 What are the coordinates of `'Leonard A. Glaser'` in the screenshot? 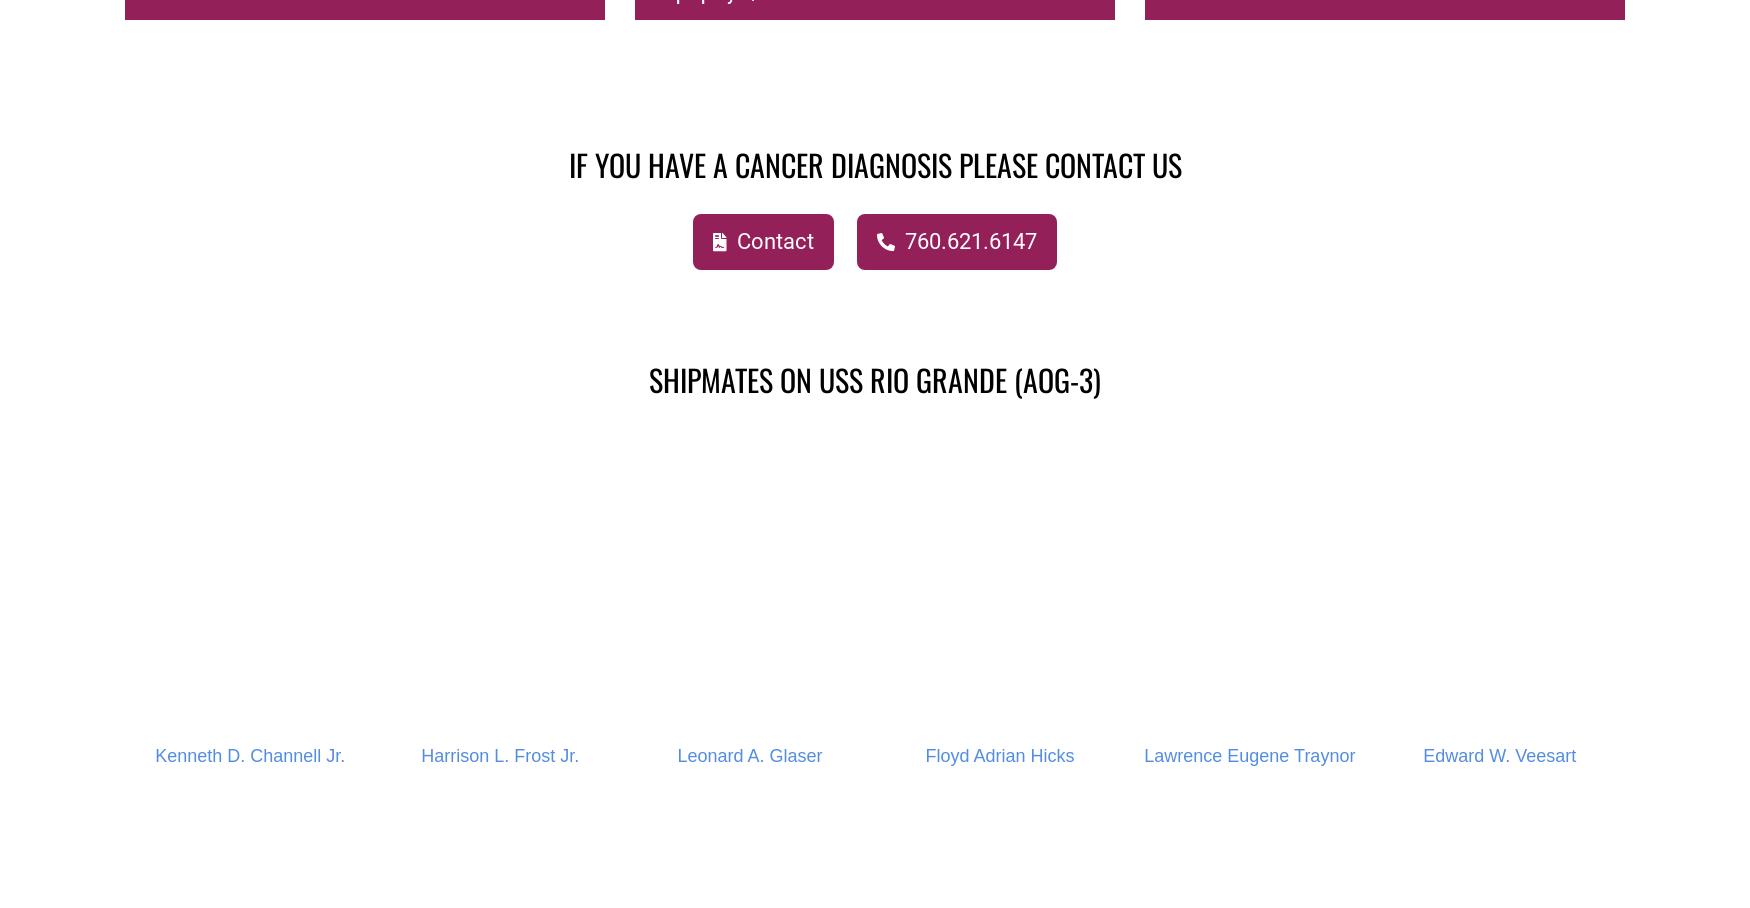 It's located at (676, 755).